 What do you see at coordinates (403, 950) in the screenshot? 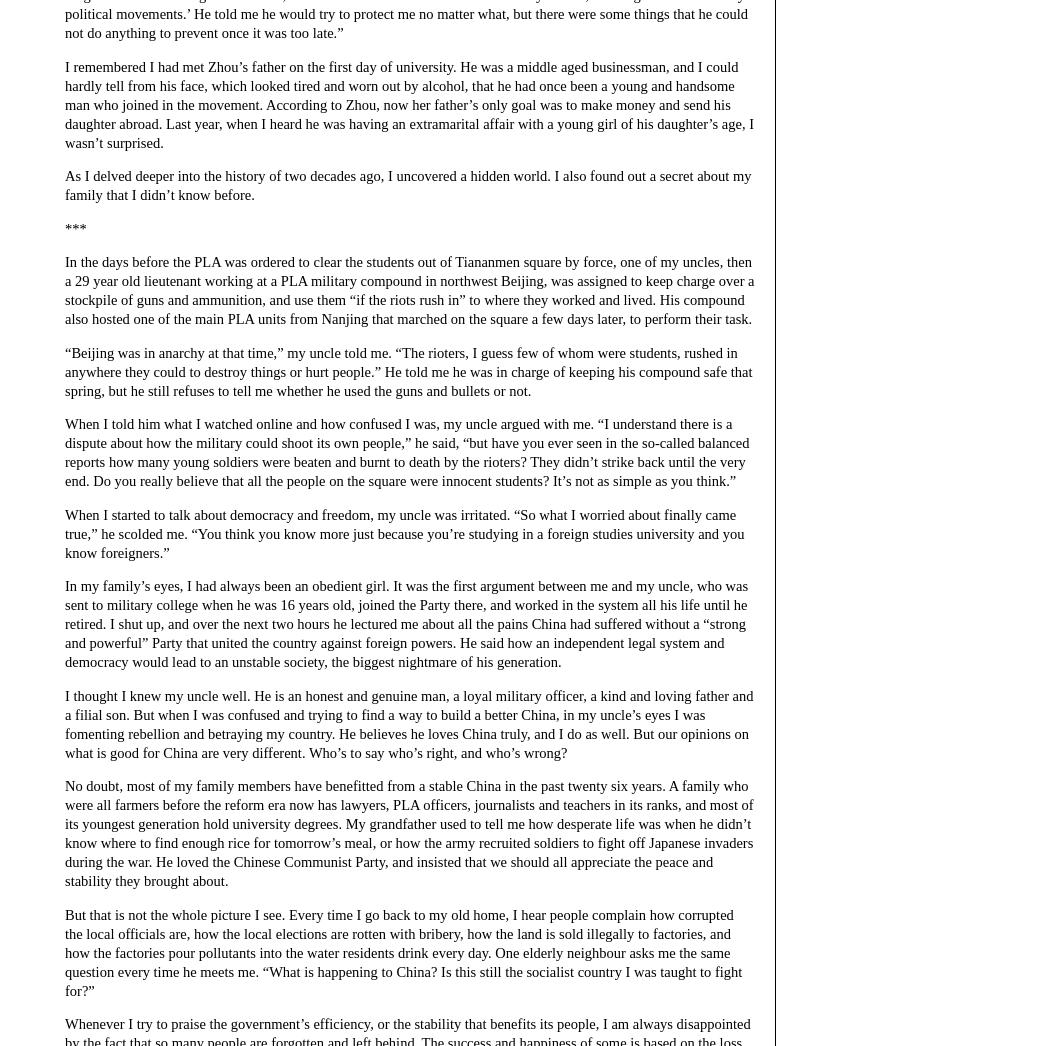
I see `'But that is not the whole picture I see. Every time I go back to my old home, I hear people complain how corrupted the local officials are, how the local elections are rotten with bribery, how the land is sold illegally to factories, and how the factories pour pollutants into the water residents drink every day. One elderly neighbour asks me the same question every time he meets me. “What is happening to China? Is this still the socialist country I was taught to fight for?”'` at bounding box center [403, 950].